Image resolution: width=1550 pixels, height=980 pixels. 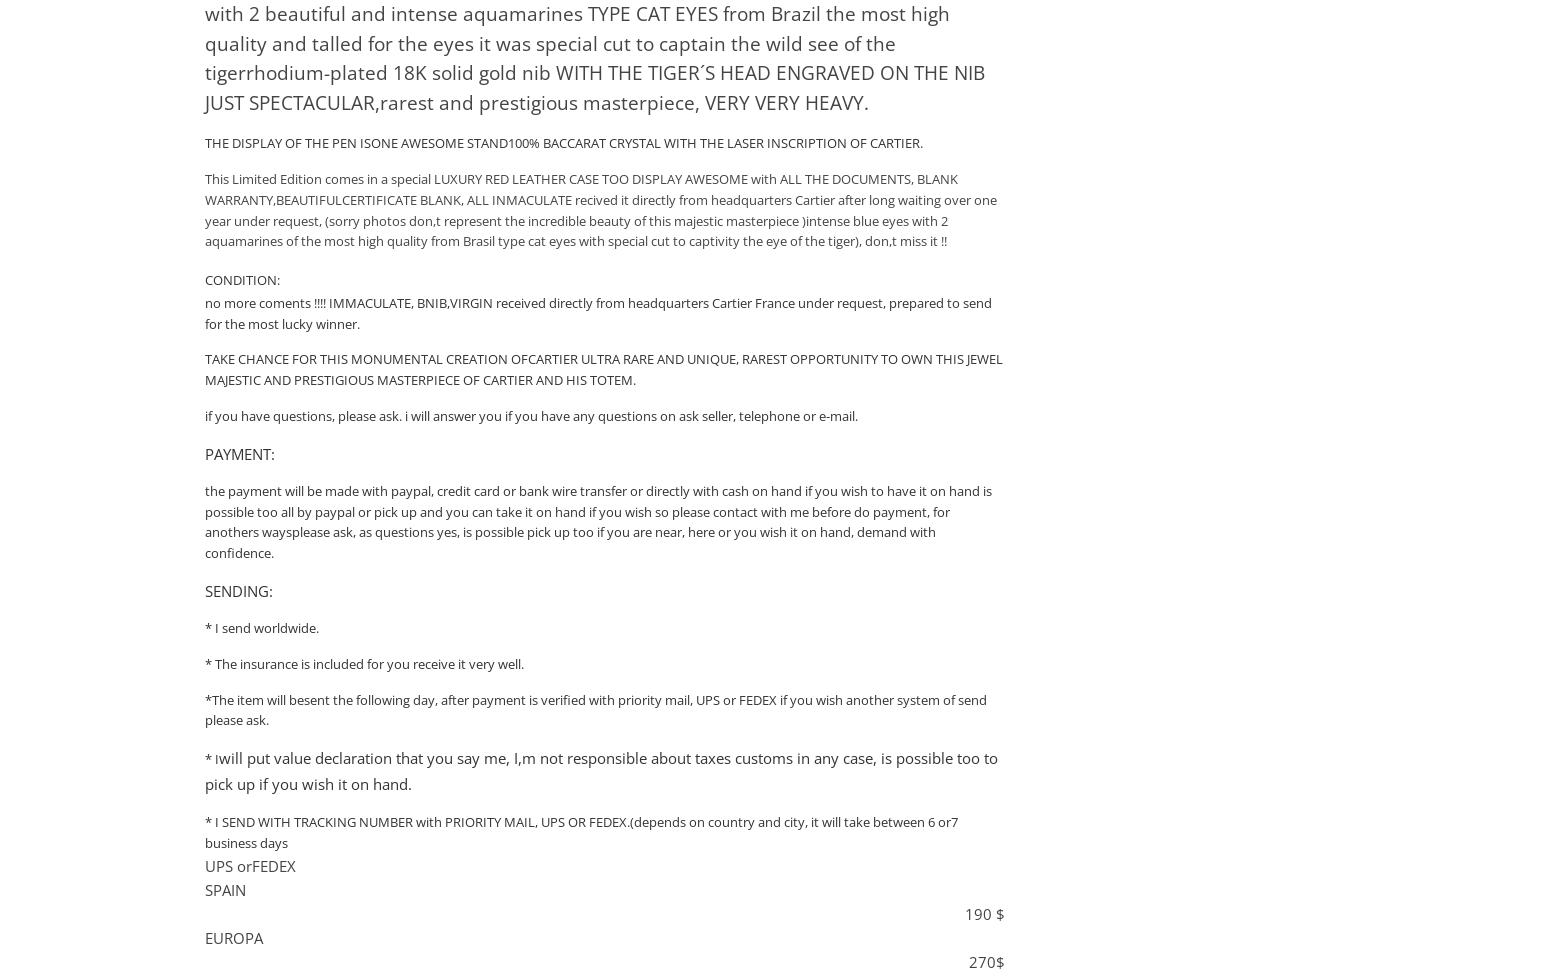 What do you see at coordinates (204, 865) in the screenshot?
I see `'UPS orFEDEX'` at bounding box center [204, 865].